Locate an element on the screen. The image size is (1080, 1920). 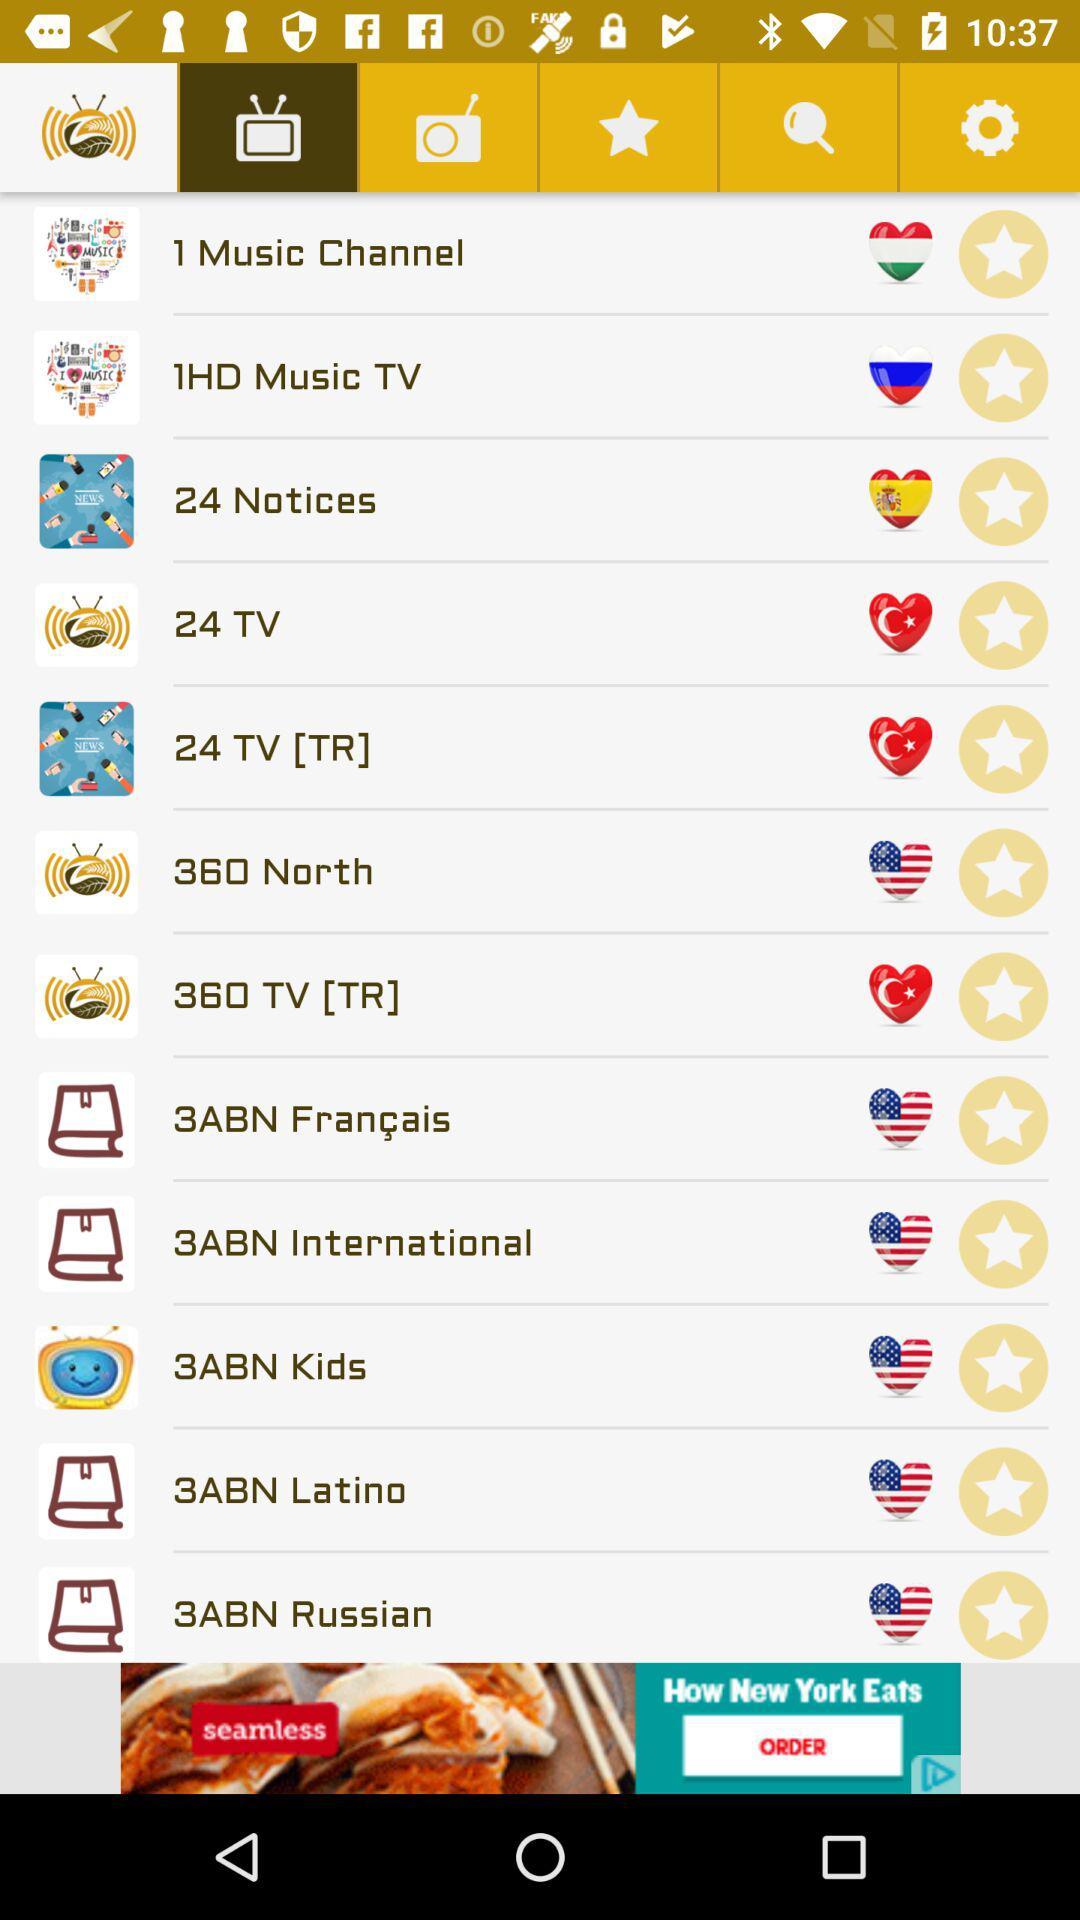
open the advertisement is located at coordinates (540, 1727).